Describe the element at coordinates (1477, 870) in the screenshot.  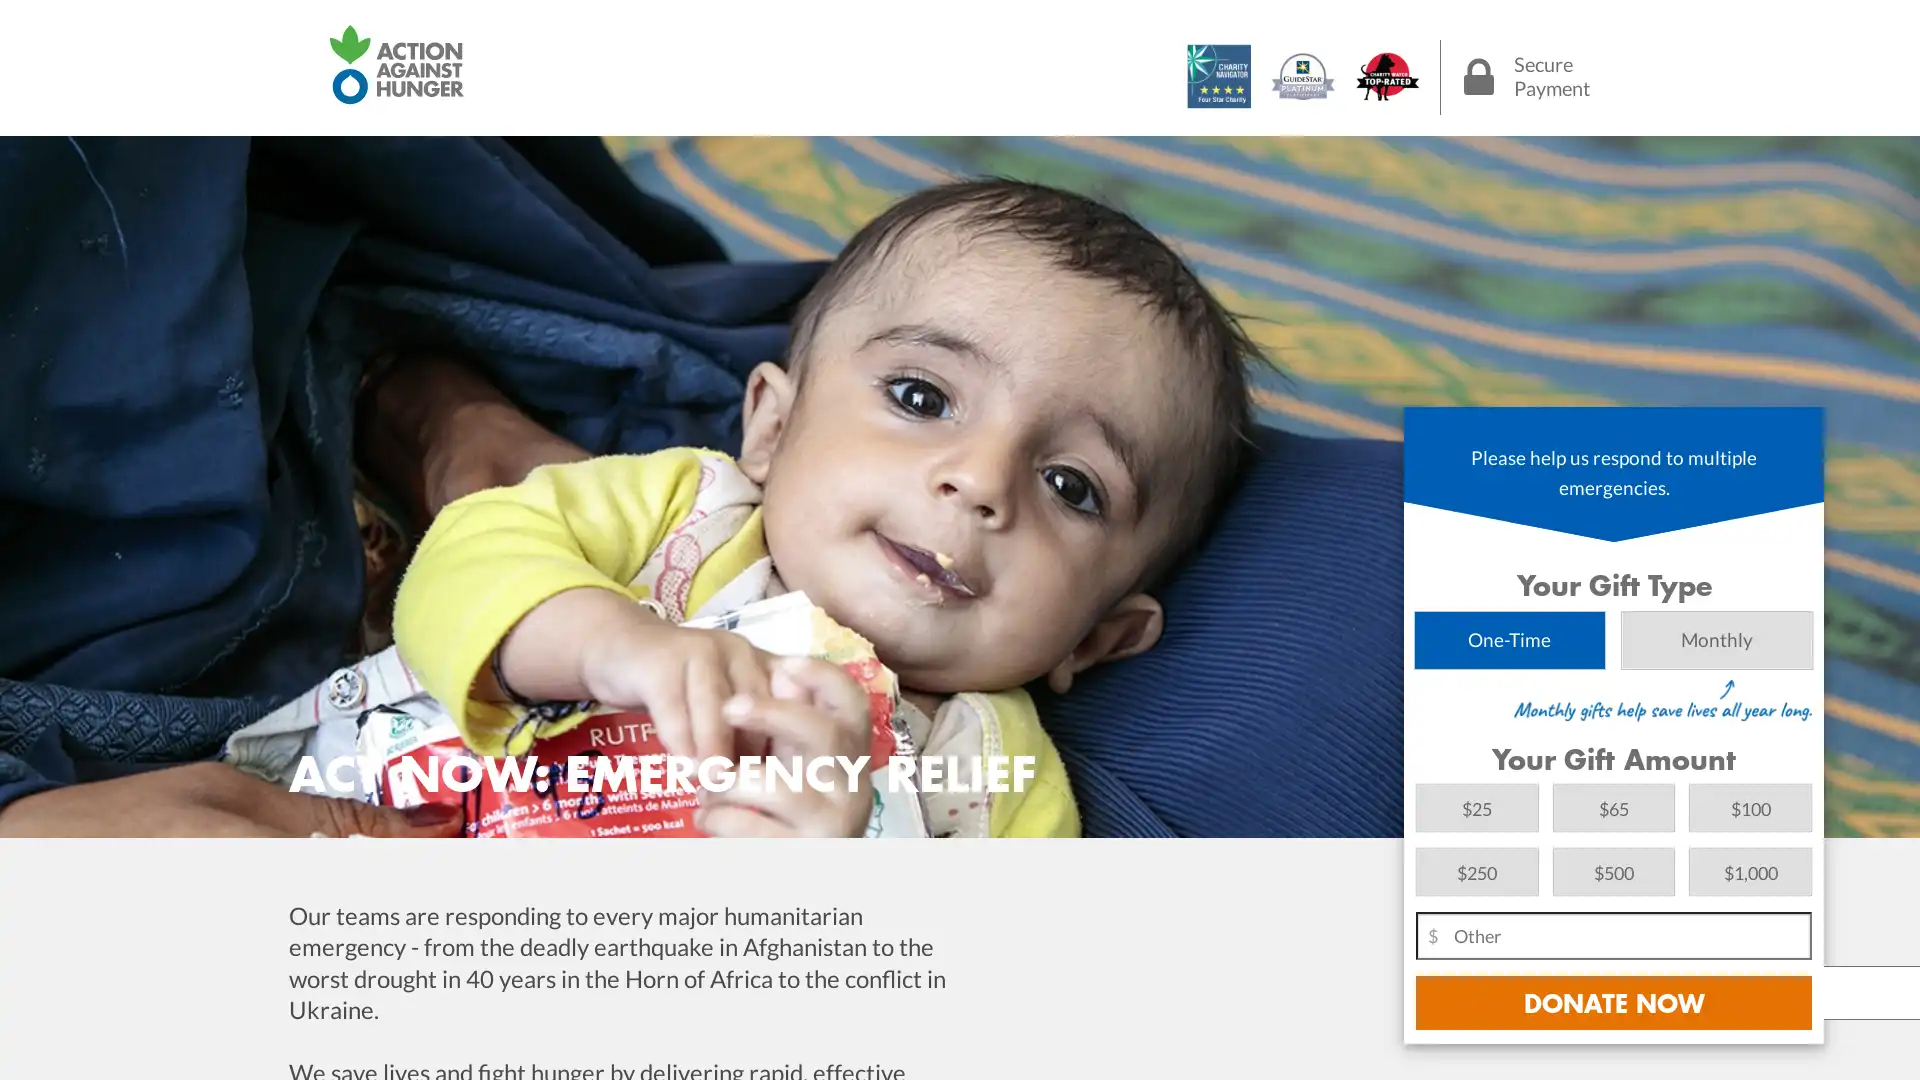
I see `$250` at that location.